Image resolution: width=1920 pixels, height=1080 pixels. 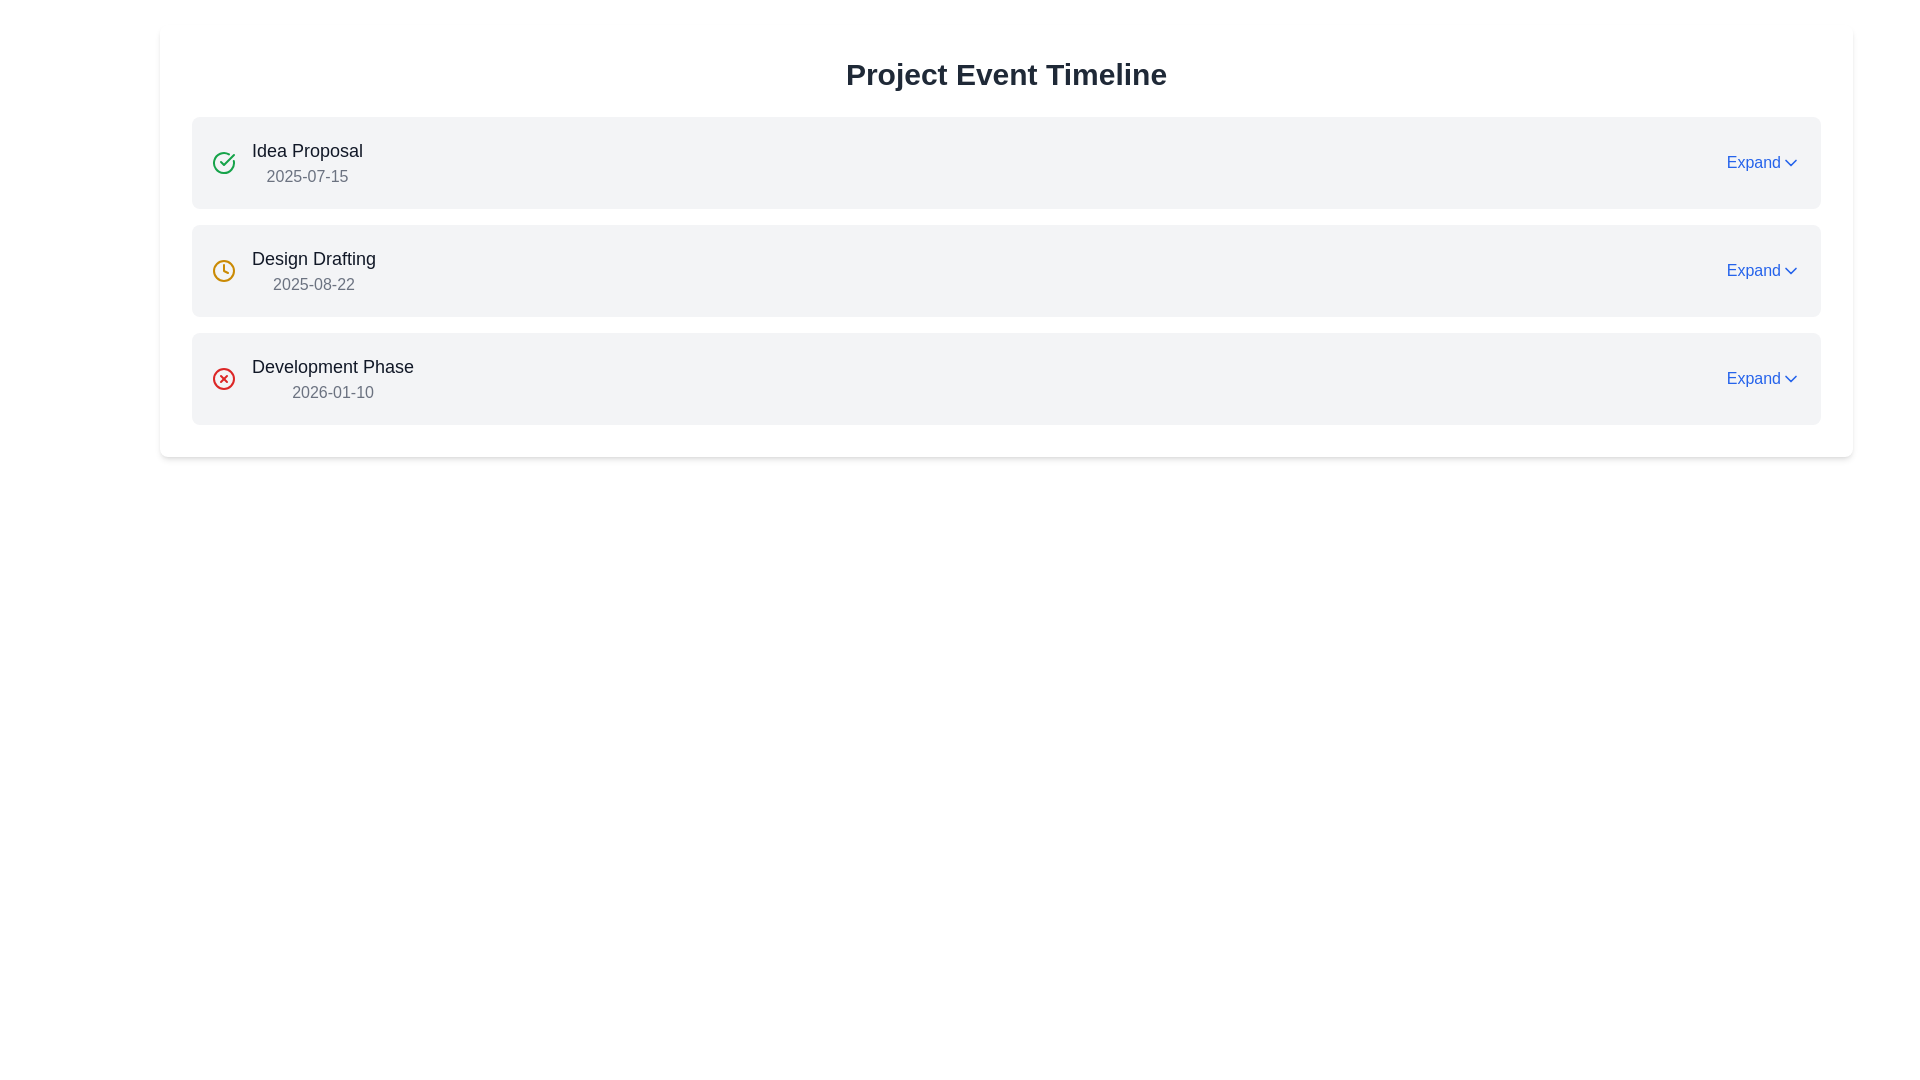 What do you see at coordinates (333, 378) in the screenshot?
I see `text displayed as 'Development Phase' with the associated date '2026-01-10', located on the rightmost side of the third row of the timeline table beneath a red cross icon` at bounding box center [333, 378].